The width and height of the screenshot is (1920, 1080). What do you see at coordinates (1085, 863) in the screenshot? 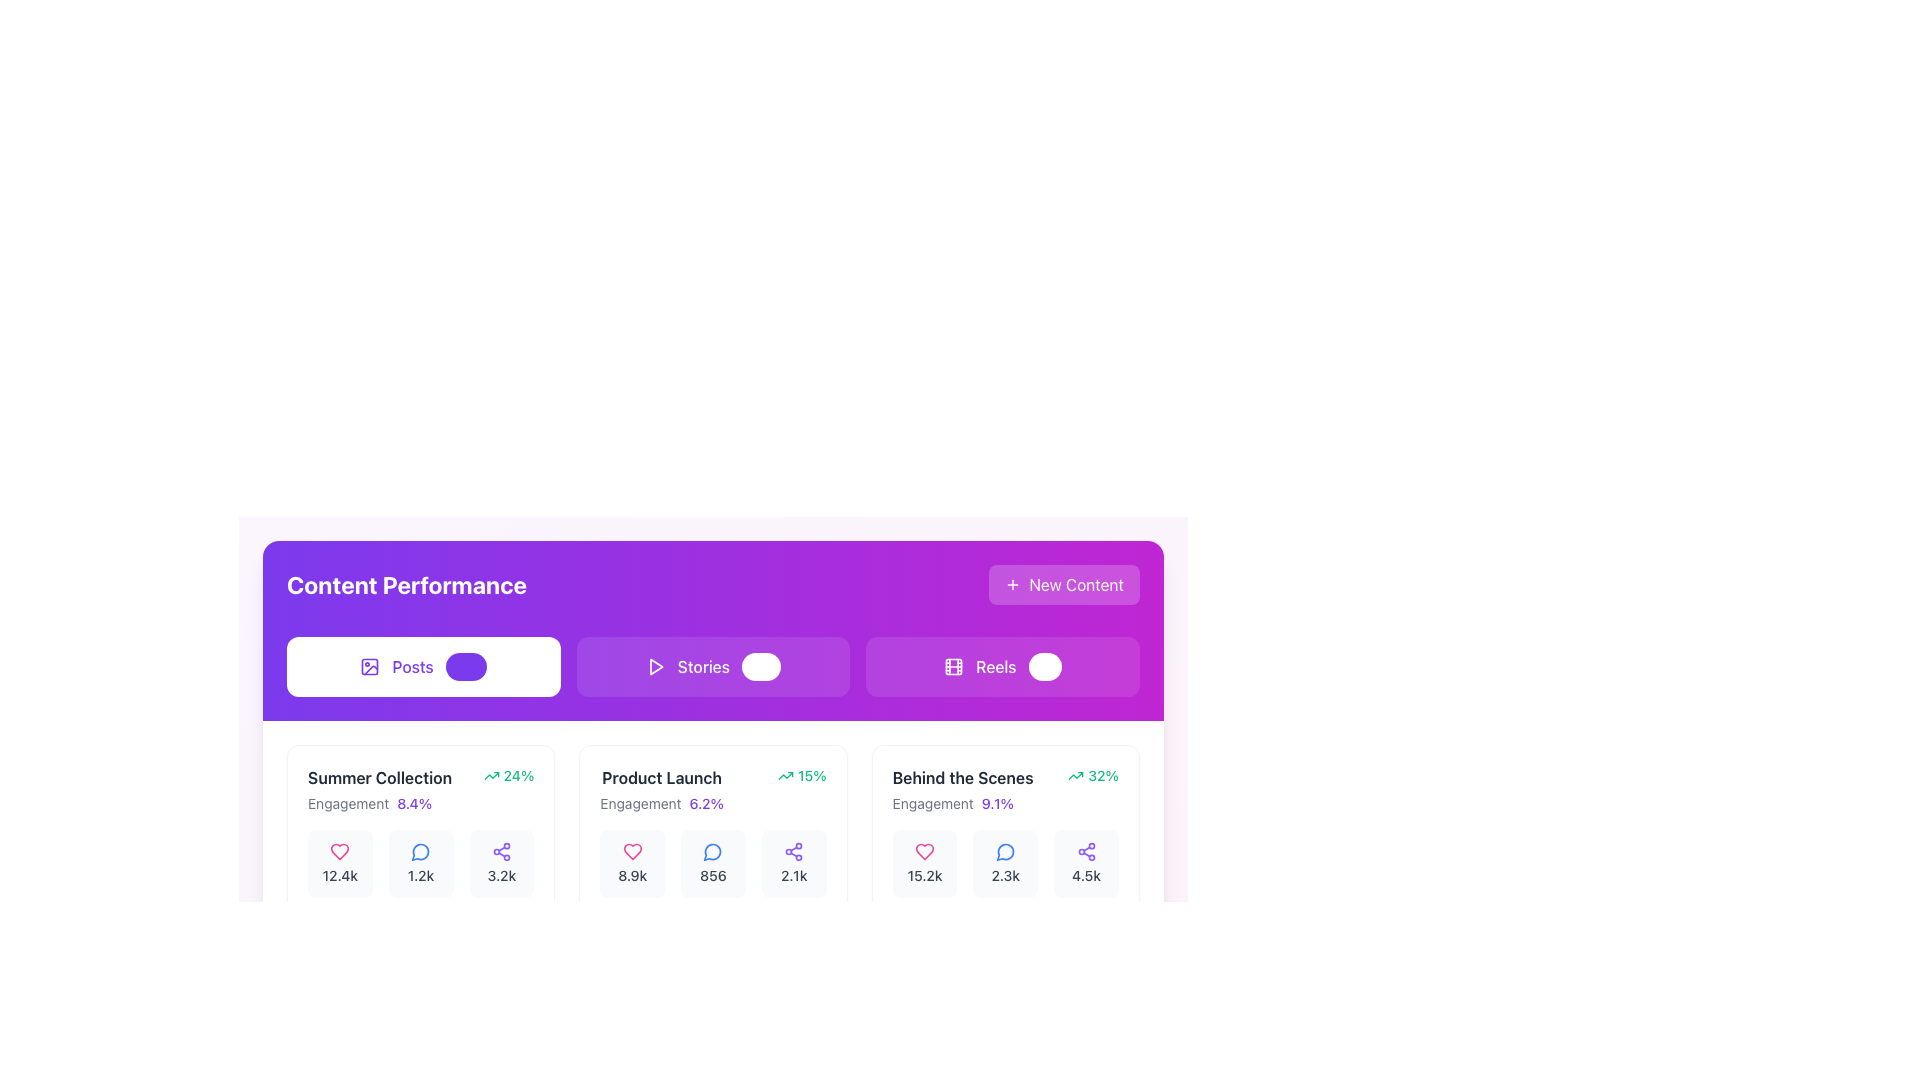
I see `the Statistical display component showing '4.5k' shares in the 'Behind the Scenes' section, located at the bottom-right corner of the grid` at bounding box center [1085, 863].